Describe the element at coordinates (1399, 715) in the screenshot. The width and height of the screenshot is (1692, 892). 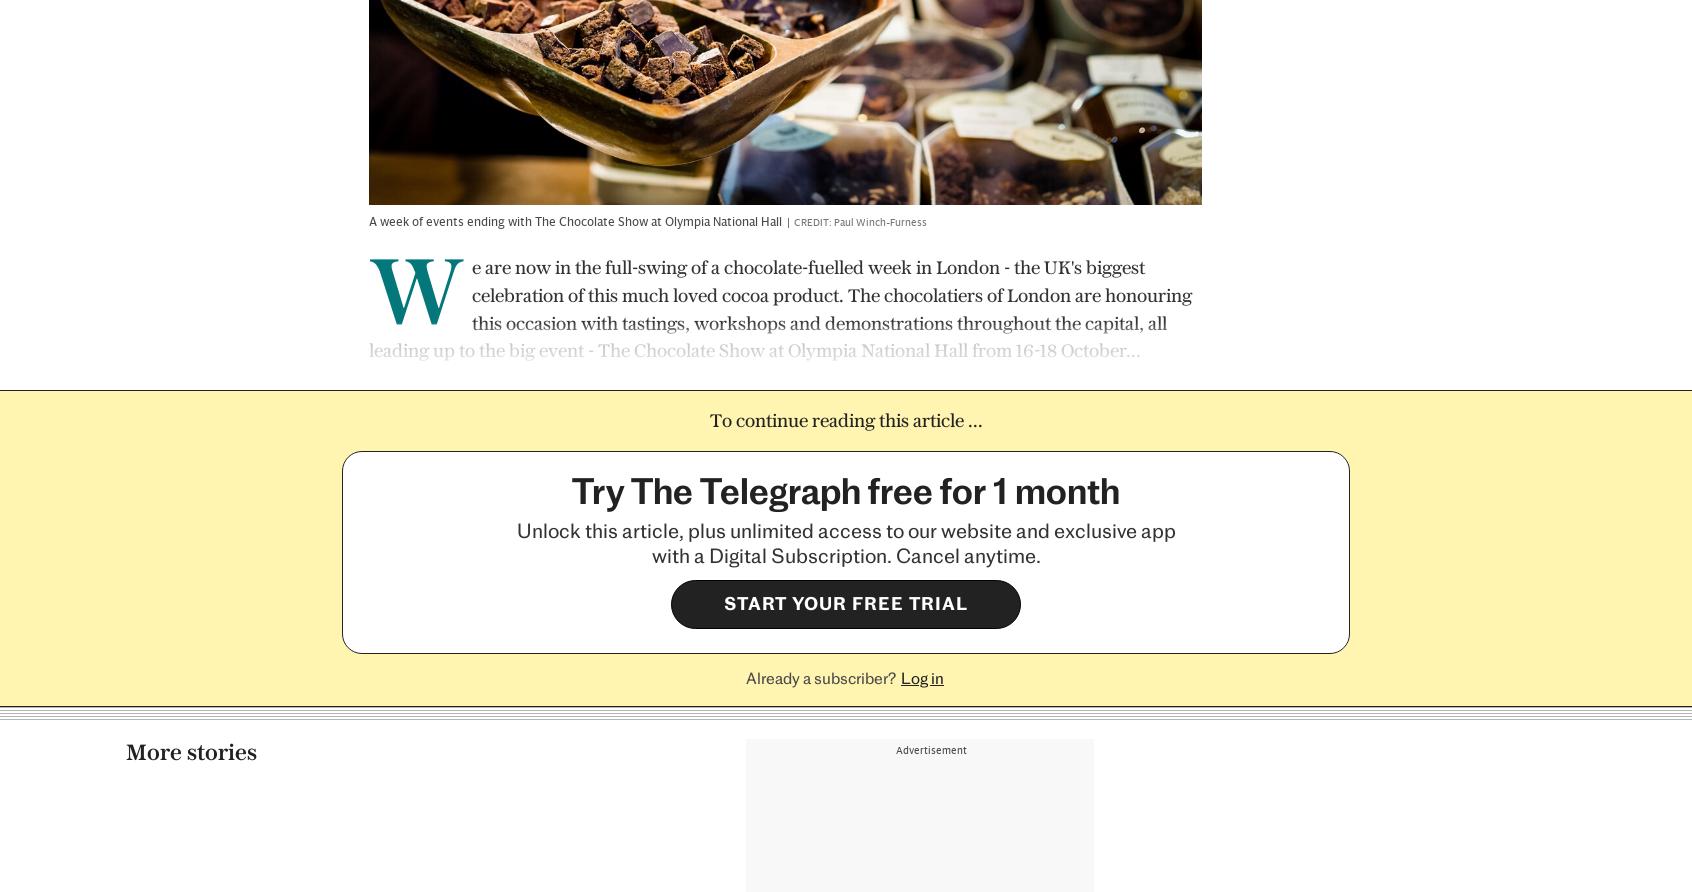
I see `'Xanthe Clay'` at that location.